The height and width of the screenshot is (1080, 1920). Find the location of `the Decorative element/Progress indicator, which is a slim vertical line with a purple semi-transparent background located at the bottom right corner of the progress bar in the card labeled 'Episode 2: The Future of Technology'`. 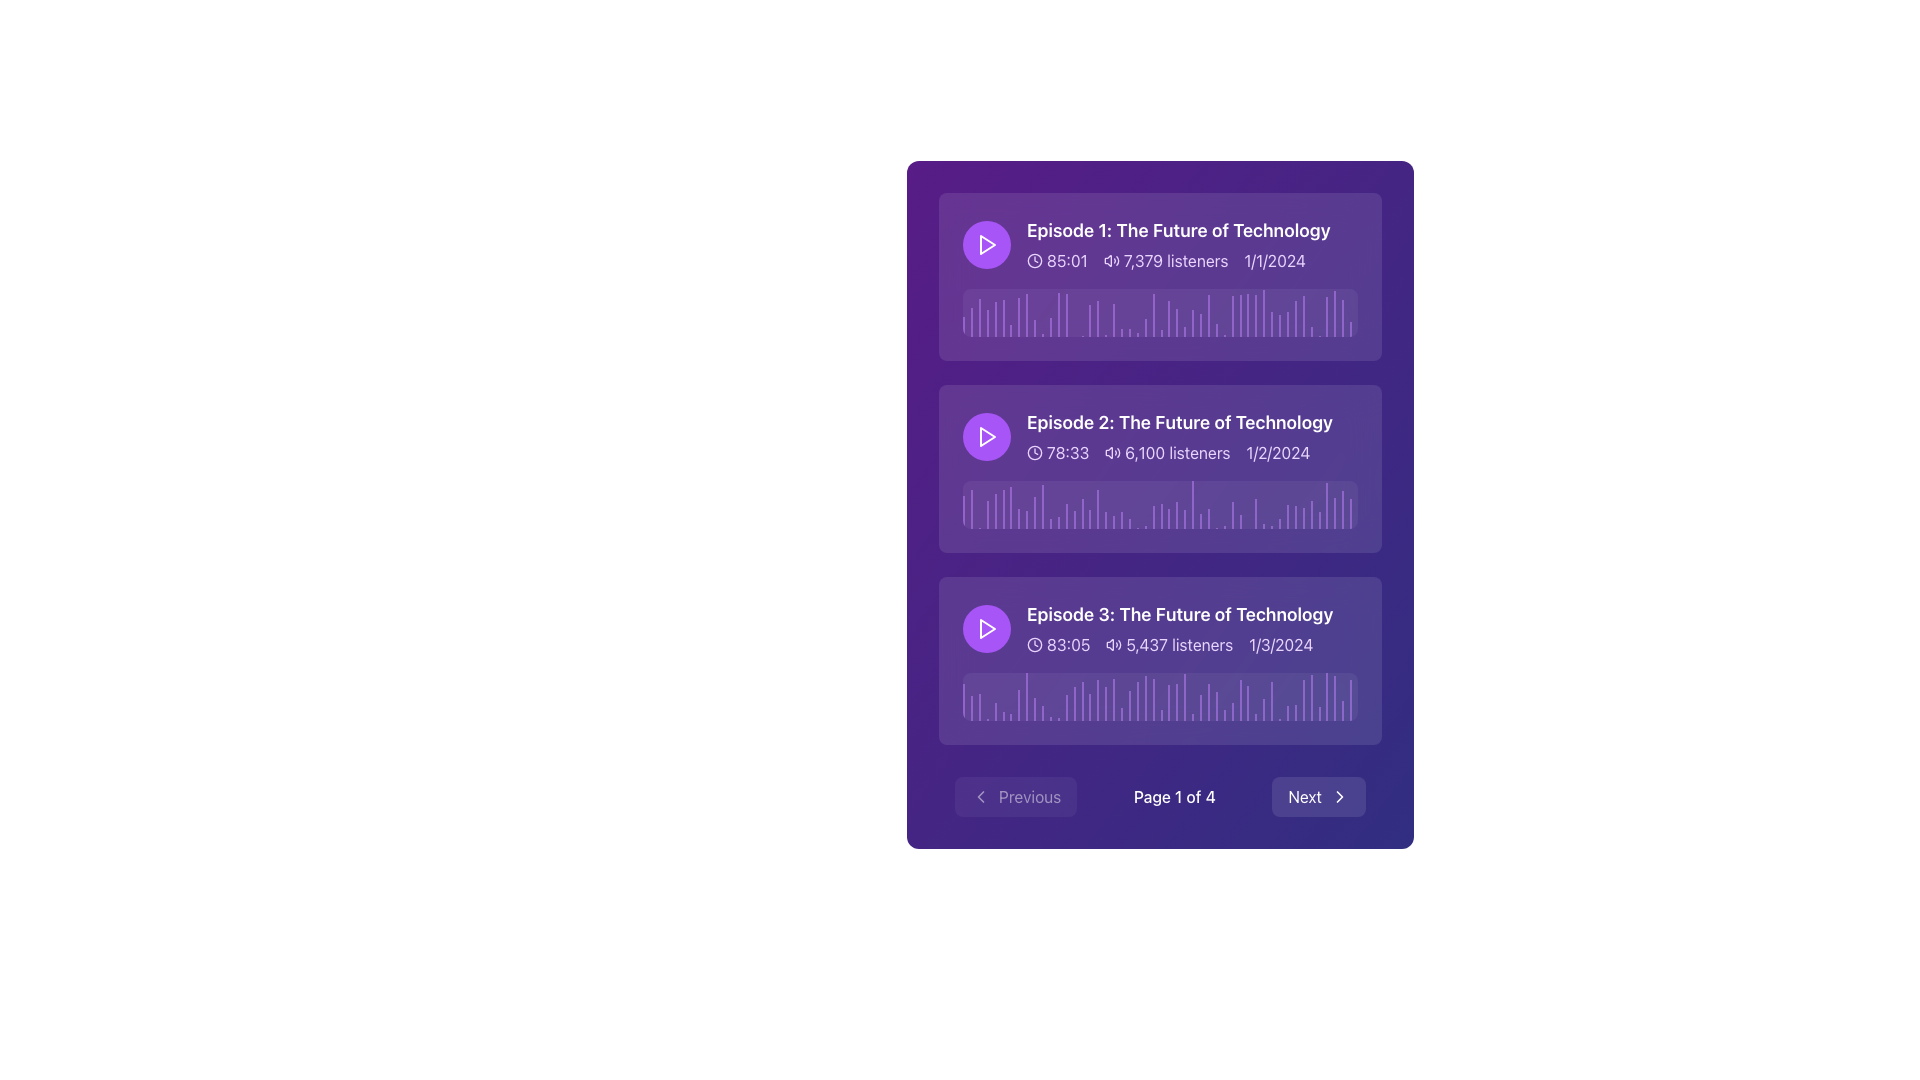

the Decorative element/Progress indicator, which is a slim vertical line with a purple semi-transparent background located at the bottom right corner of the progress bar in the card labeled 'Episode 2: The Future of Technology' is located at coordinates (1351, 513).